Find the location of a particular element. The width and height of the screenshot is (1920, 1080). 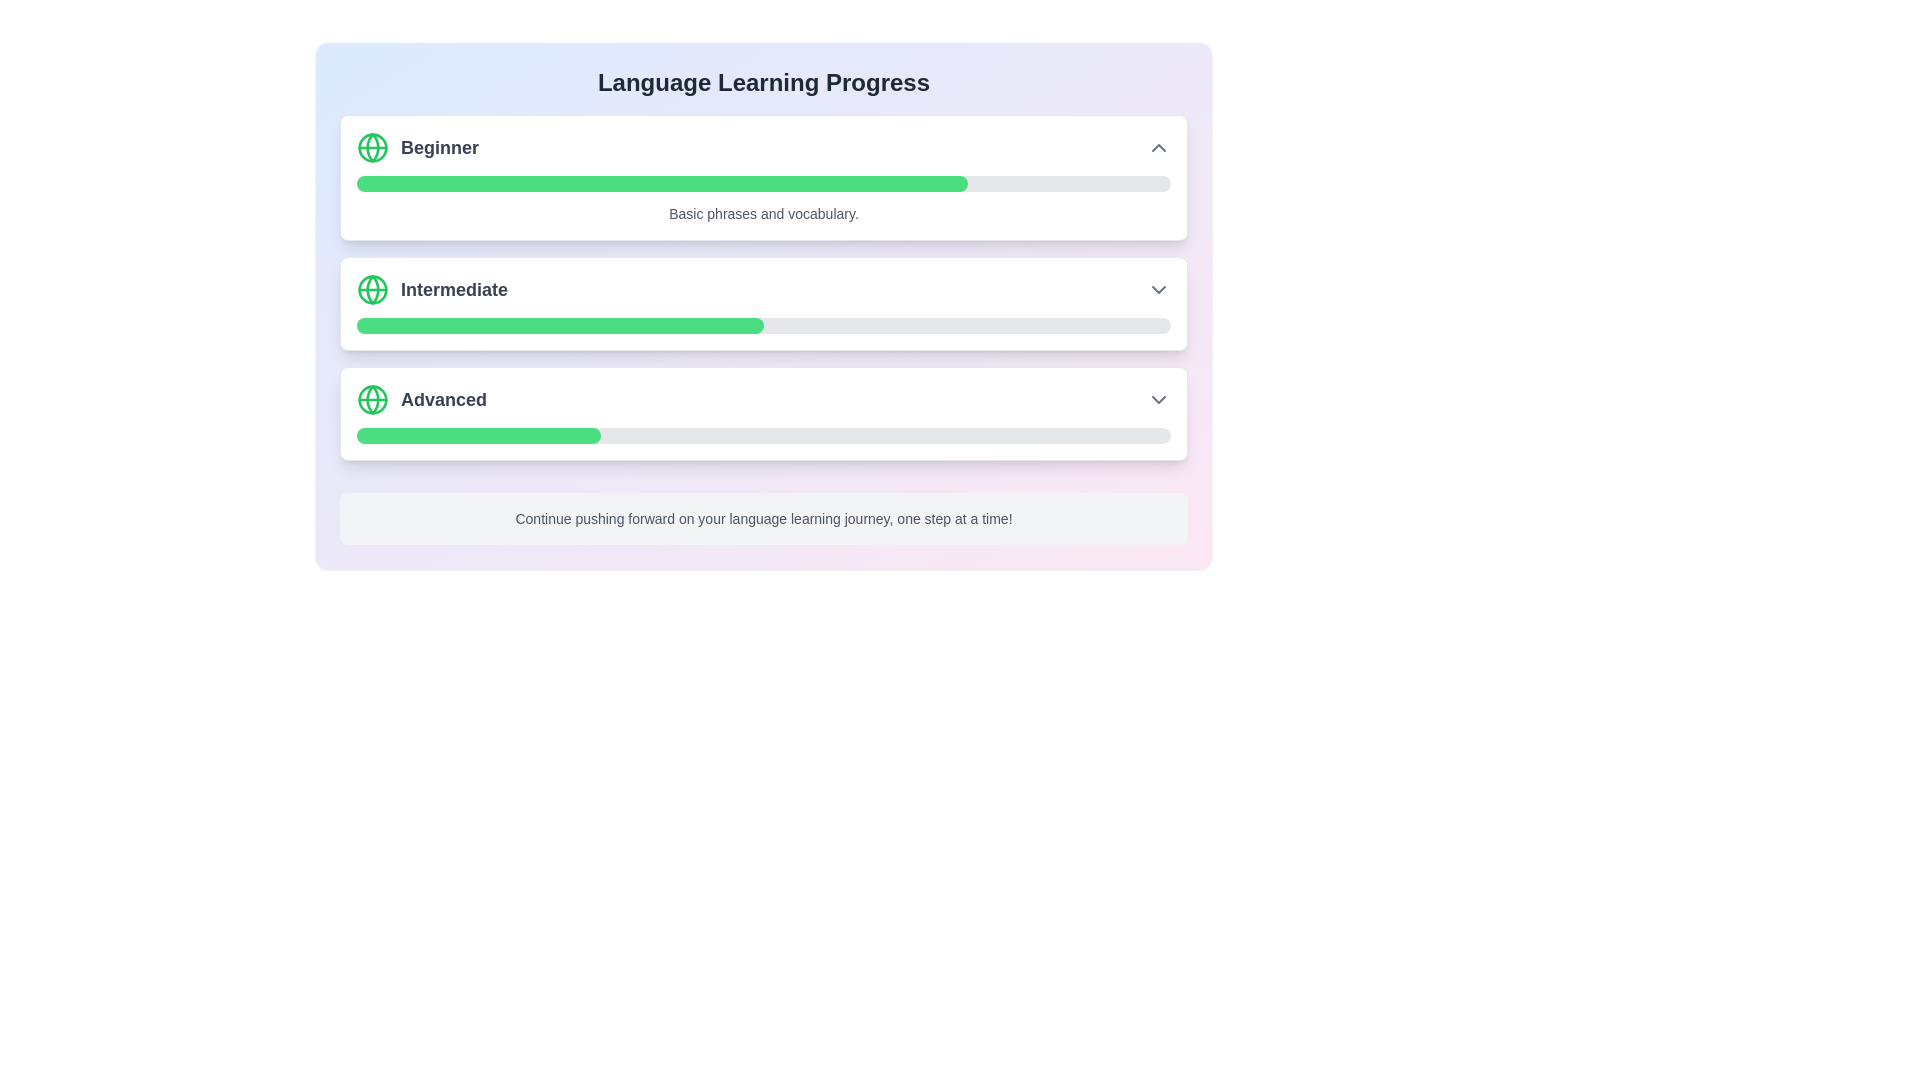

the 'Beginner' text element with a green globe icon, which is the first header item in the 'Language Learning Progress' section is located at coordinates (416, 146).